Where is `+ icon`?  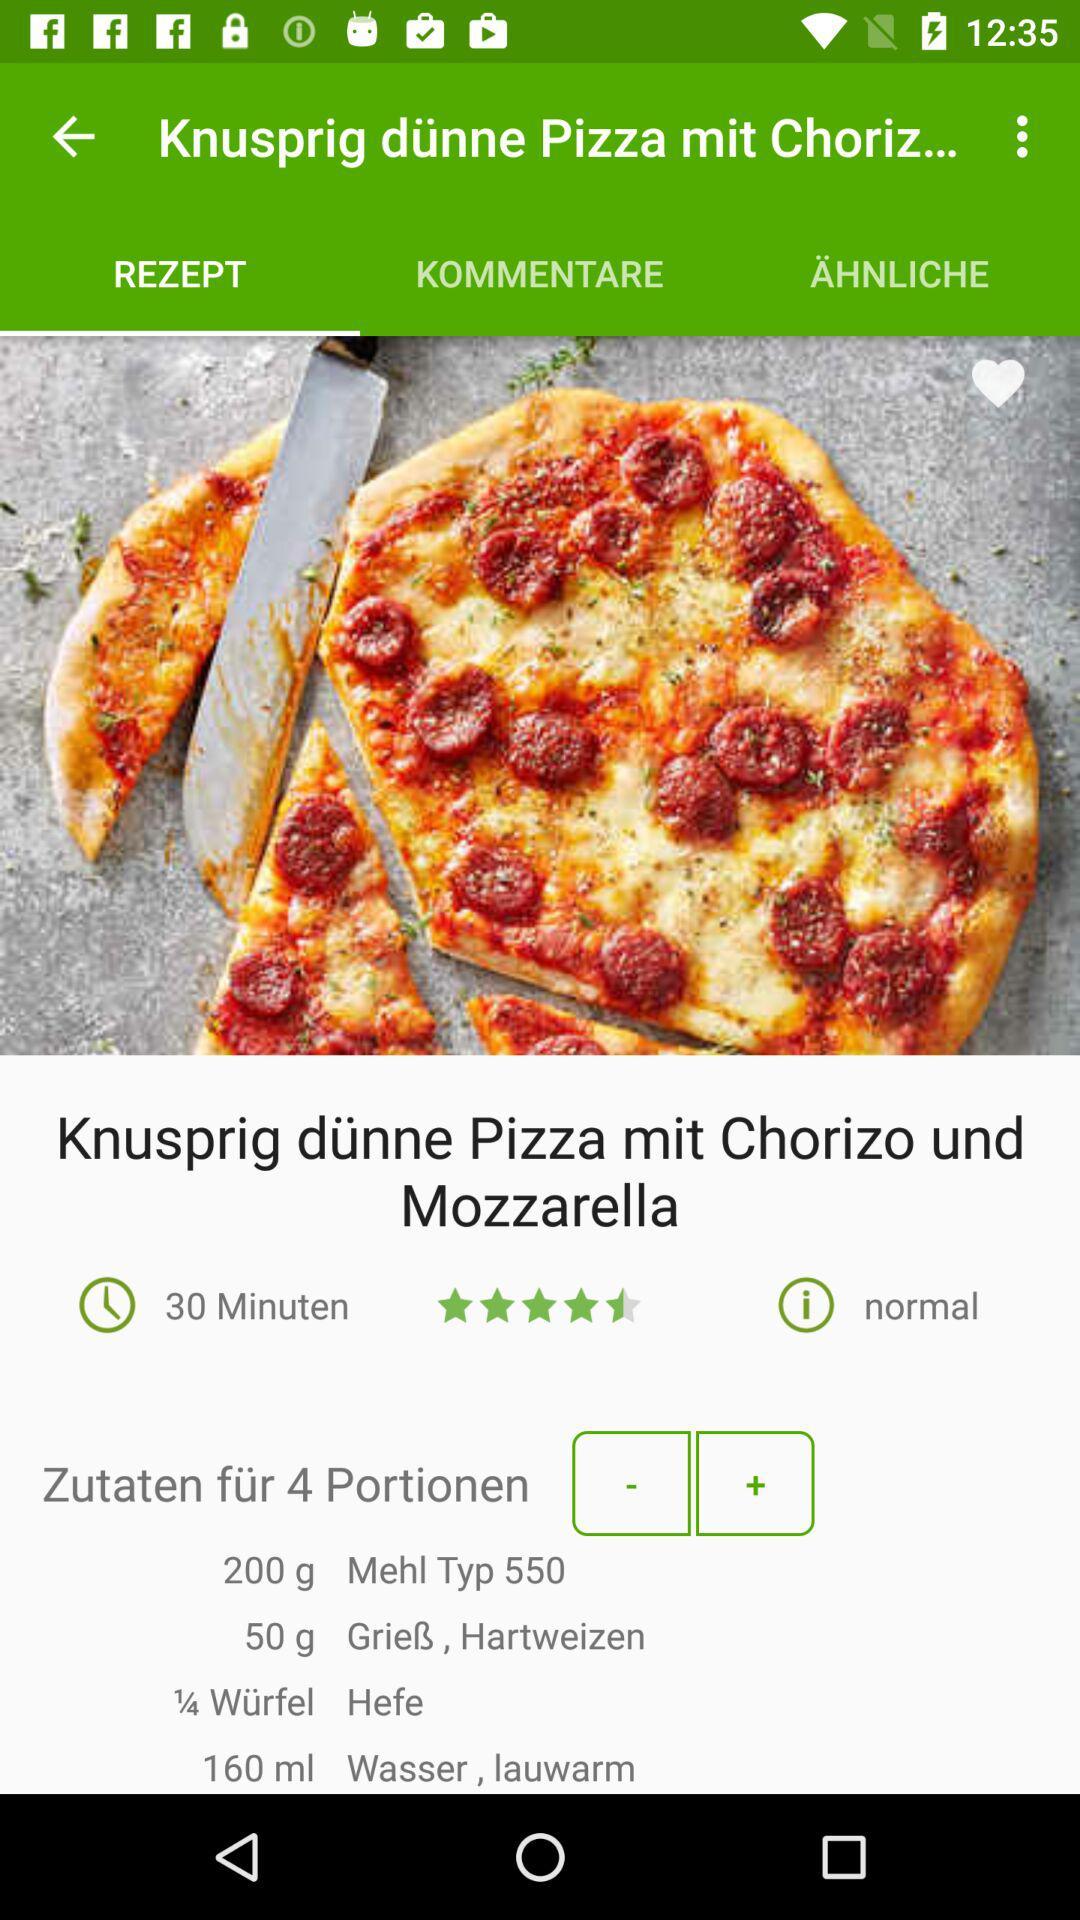 + icon is located at coordinates (755, 1483).